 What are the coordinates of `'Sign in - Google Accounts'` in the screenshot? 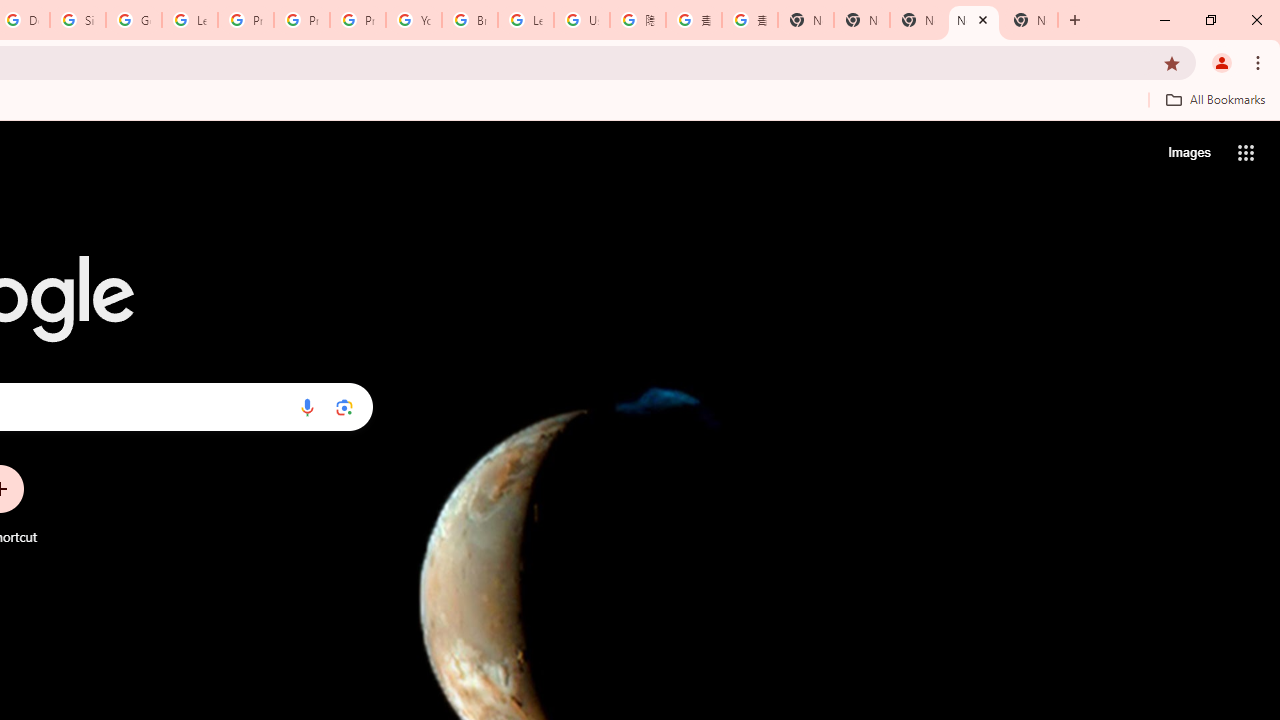 It's located at (78, 20).